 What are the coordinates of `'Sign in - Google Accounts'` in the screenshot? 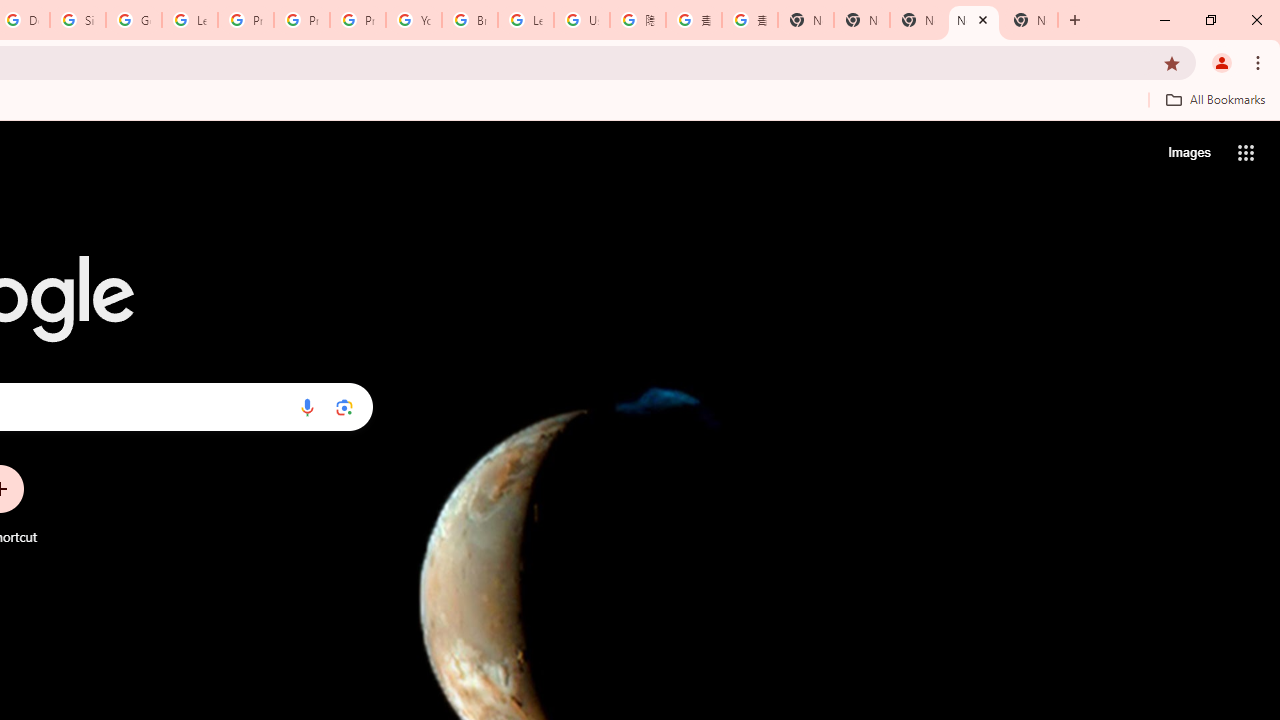 It's located at (78, 20).